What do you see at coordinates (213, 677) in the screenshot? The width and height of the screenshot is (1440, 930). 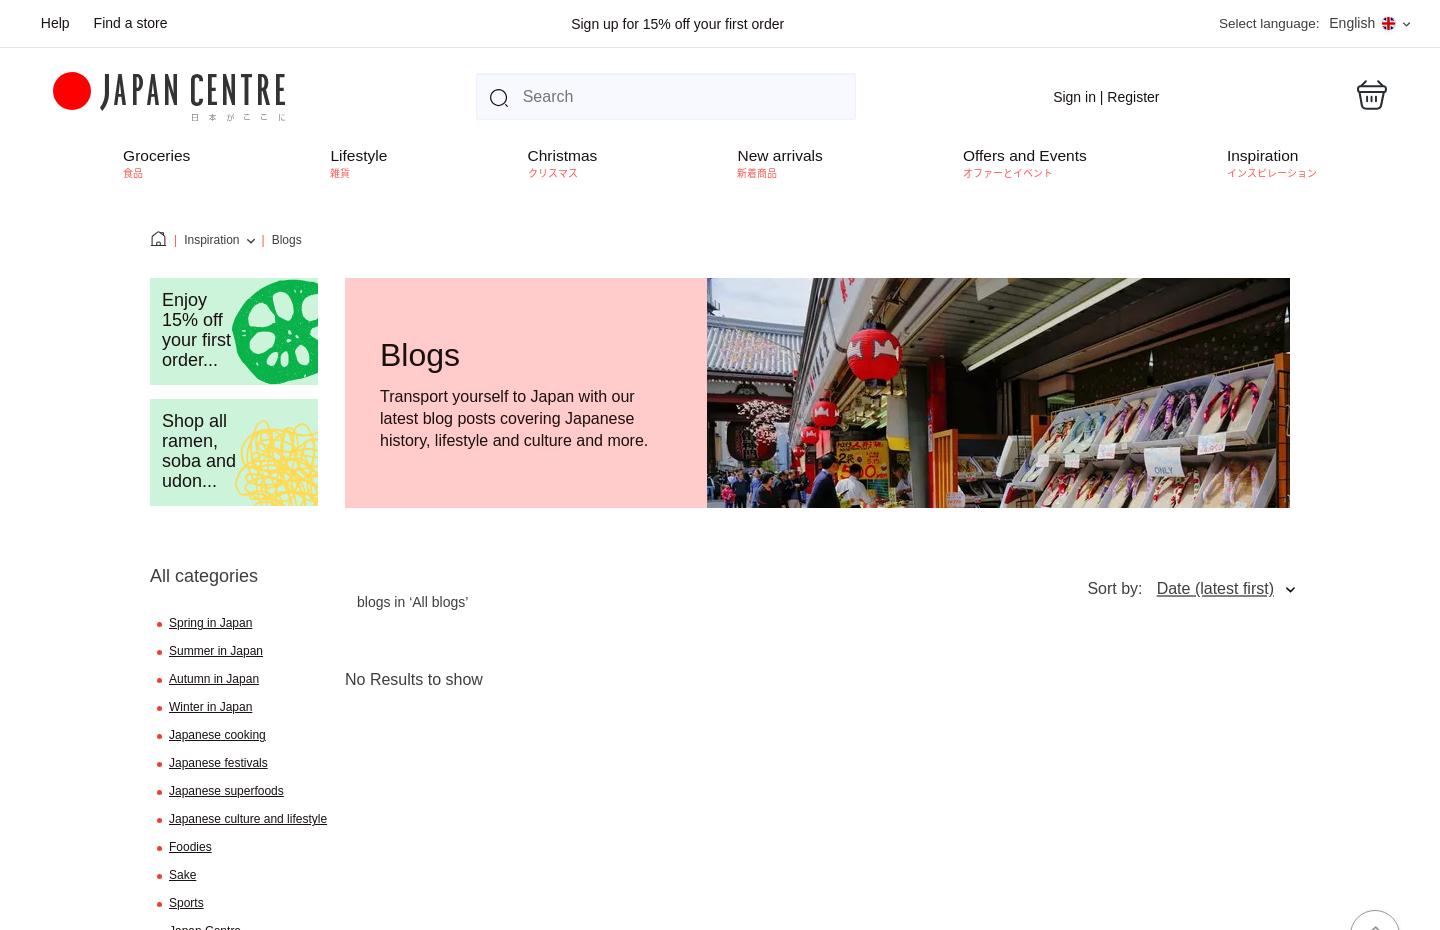 I see `'Autumn in Japan'` at bounding box center [213, 677].